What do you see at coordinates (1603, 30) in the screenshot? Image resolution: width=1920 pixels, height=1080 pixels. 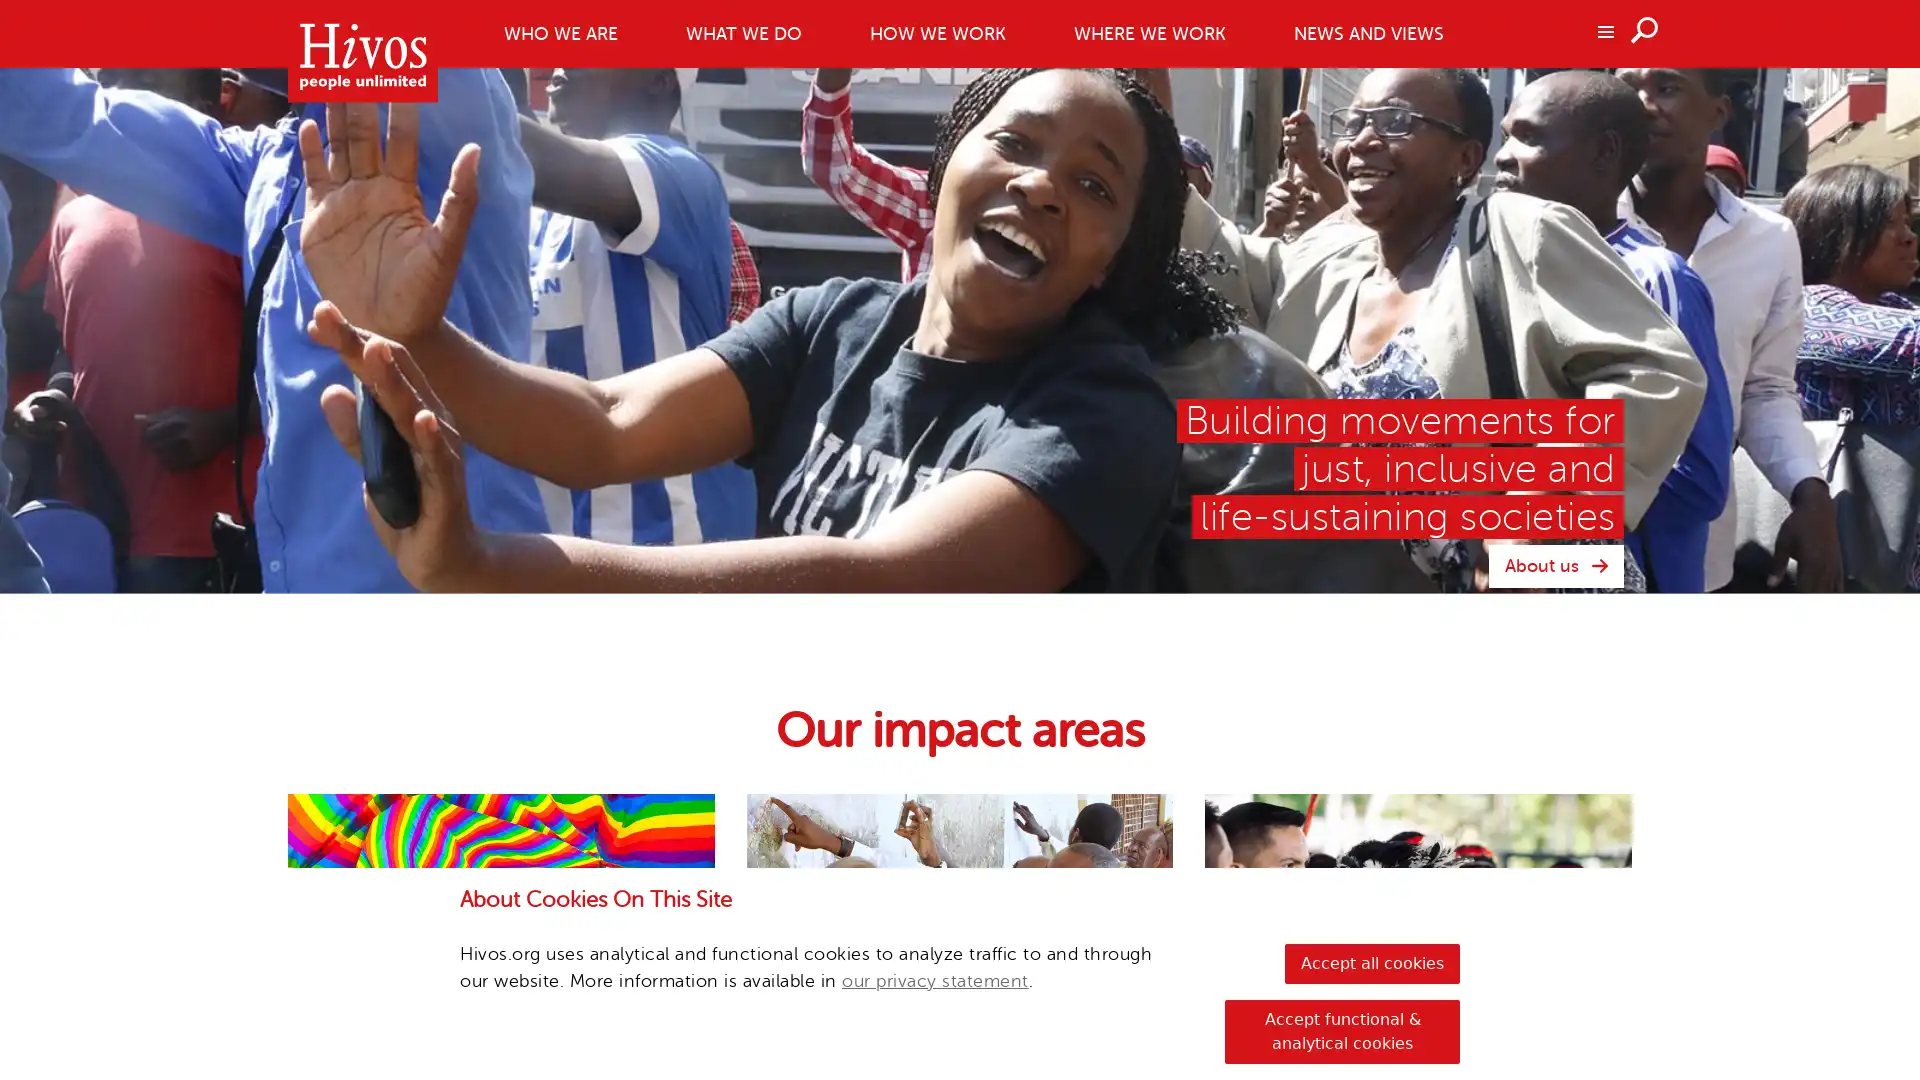 I see `Hamburger button` at bounding box center [1603, 30].